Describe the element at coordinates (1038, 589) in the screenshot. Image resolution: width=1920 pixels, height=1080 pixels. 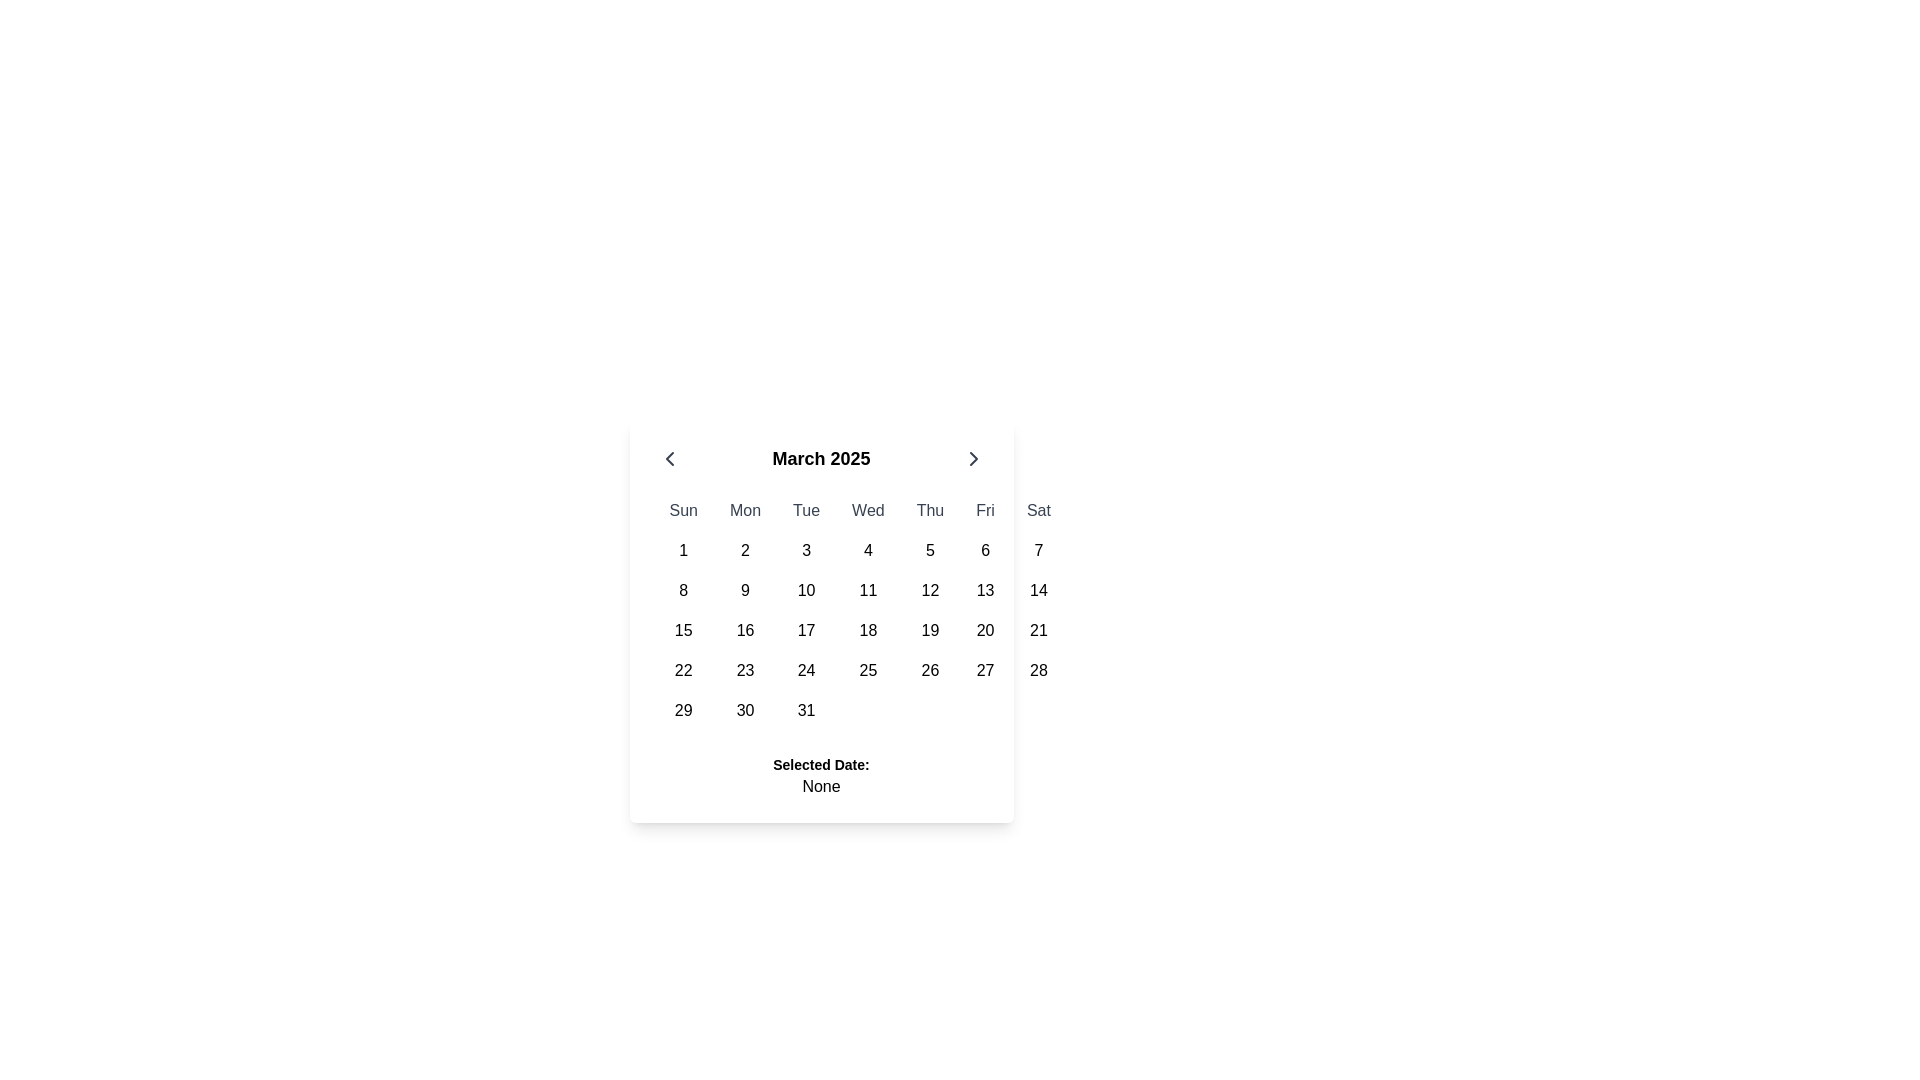
I see `the static text element displaying the date for Saturday in the calendar grid` at that location.